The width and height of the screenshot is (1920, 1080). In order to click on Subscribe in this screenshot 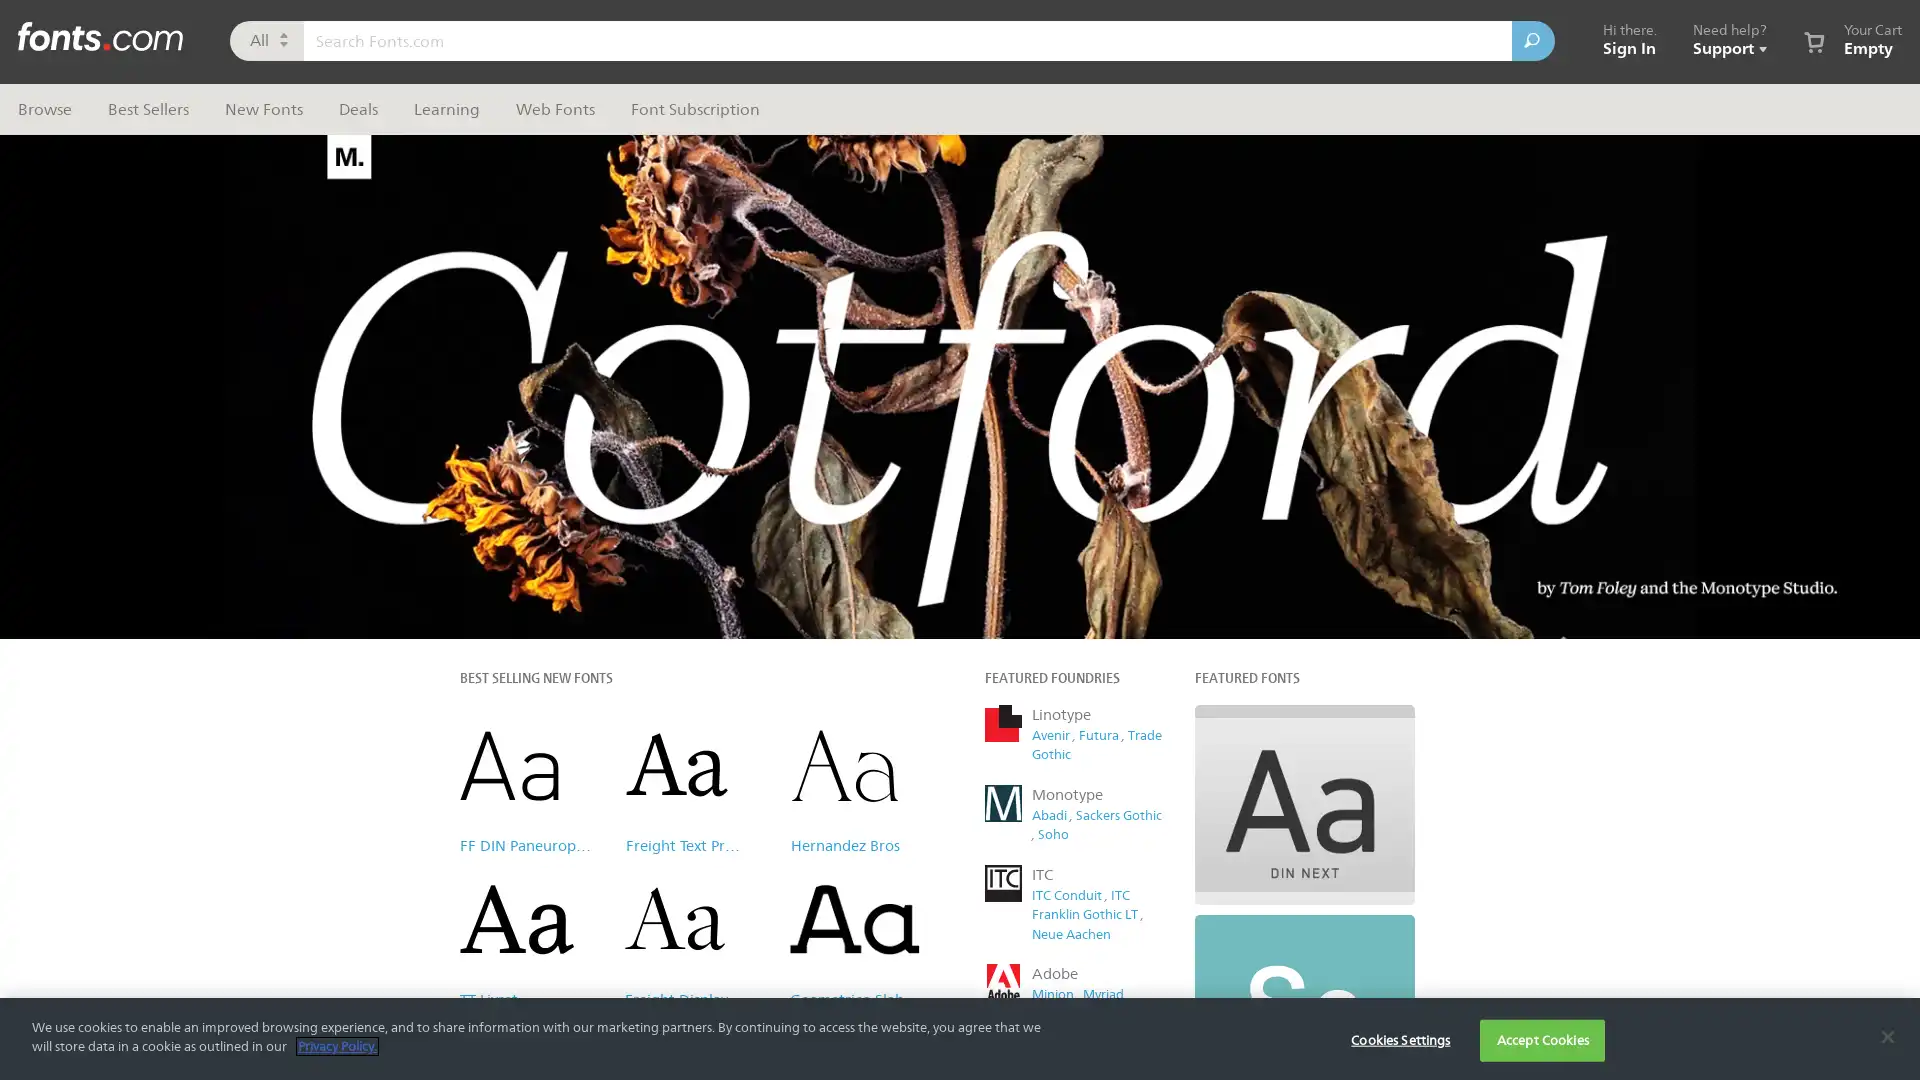, I will do `click(1159, 515)`.